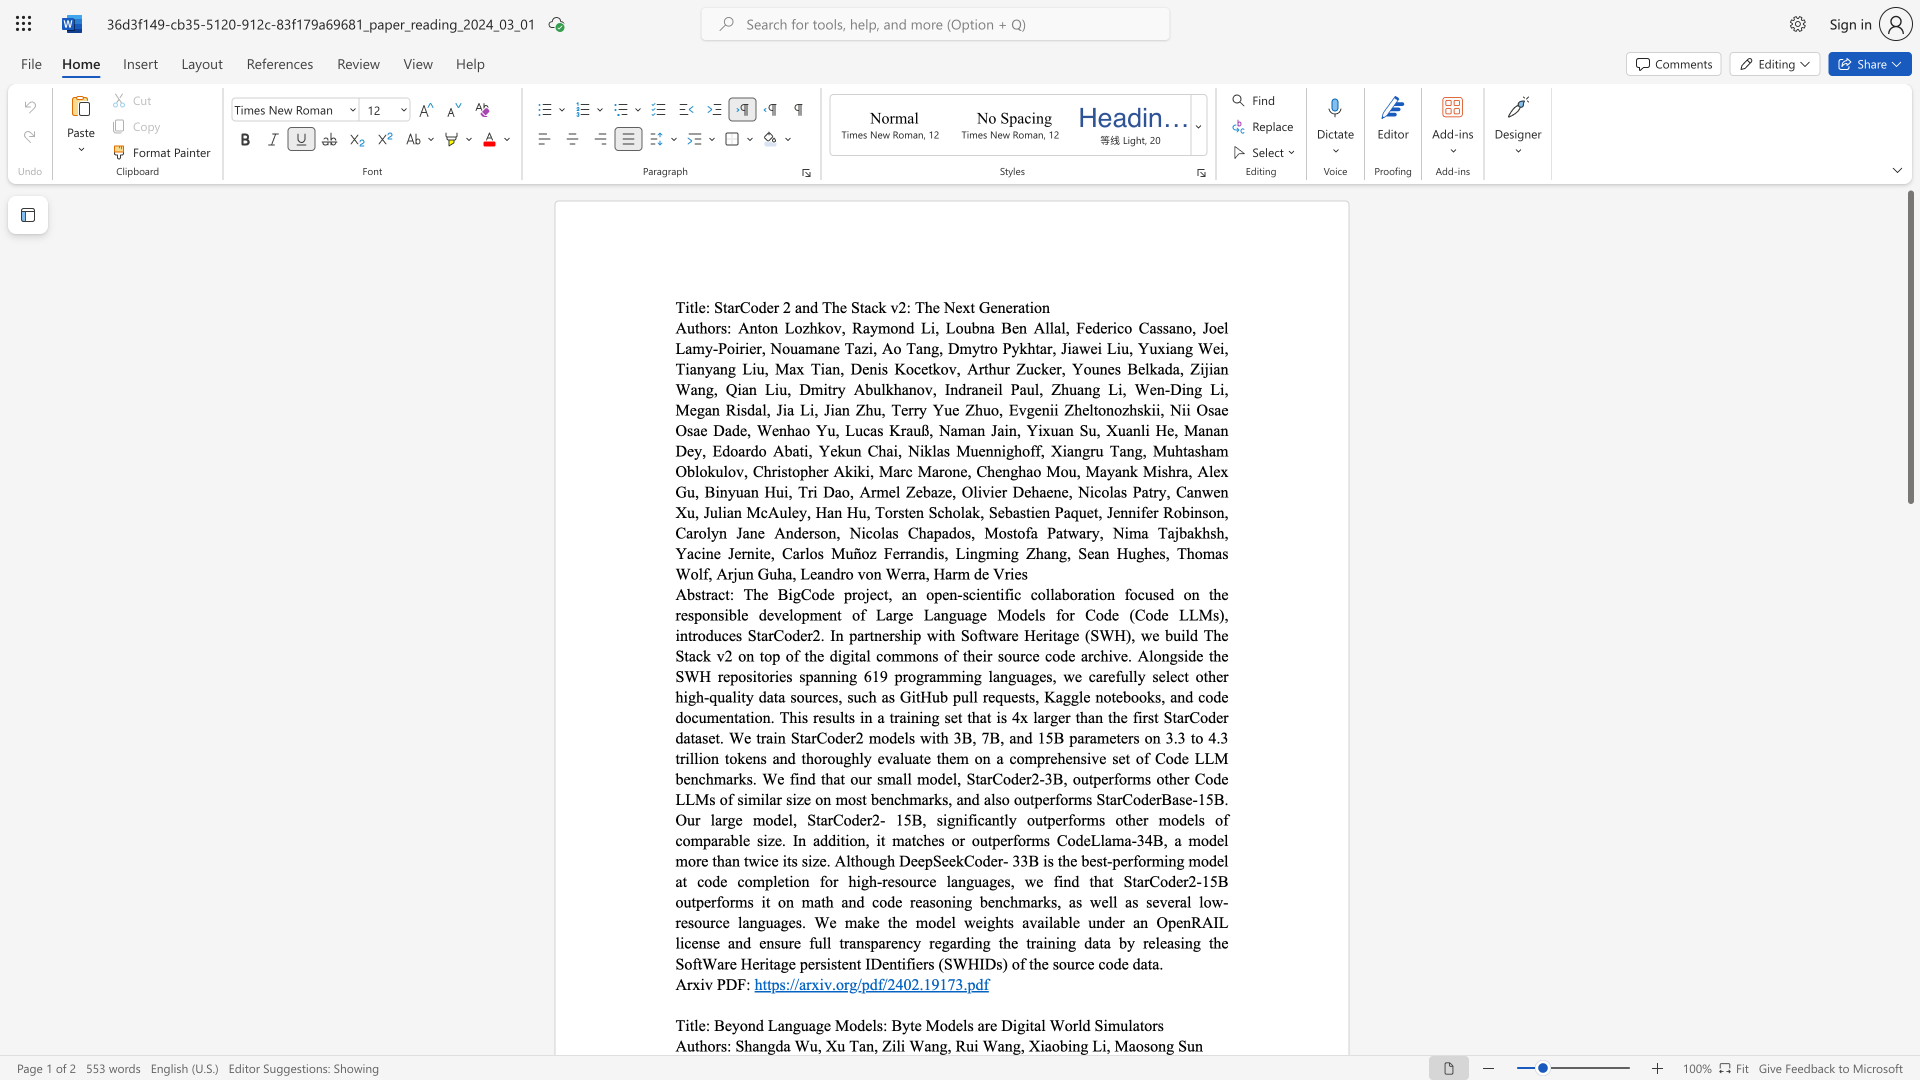  I want to click on the 1th character "a" in the text, so click(1132, 1044).